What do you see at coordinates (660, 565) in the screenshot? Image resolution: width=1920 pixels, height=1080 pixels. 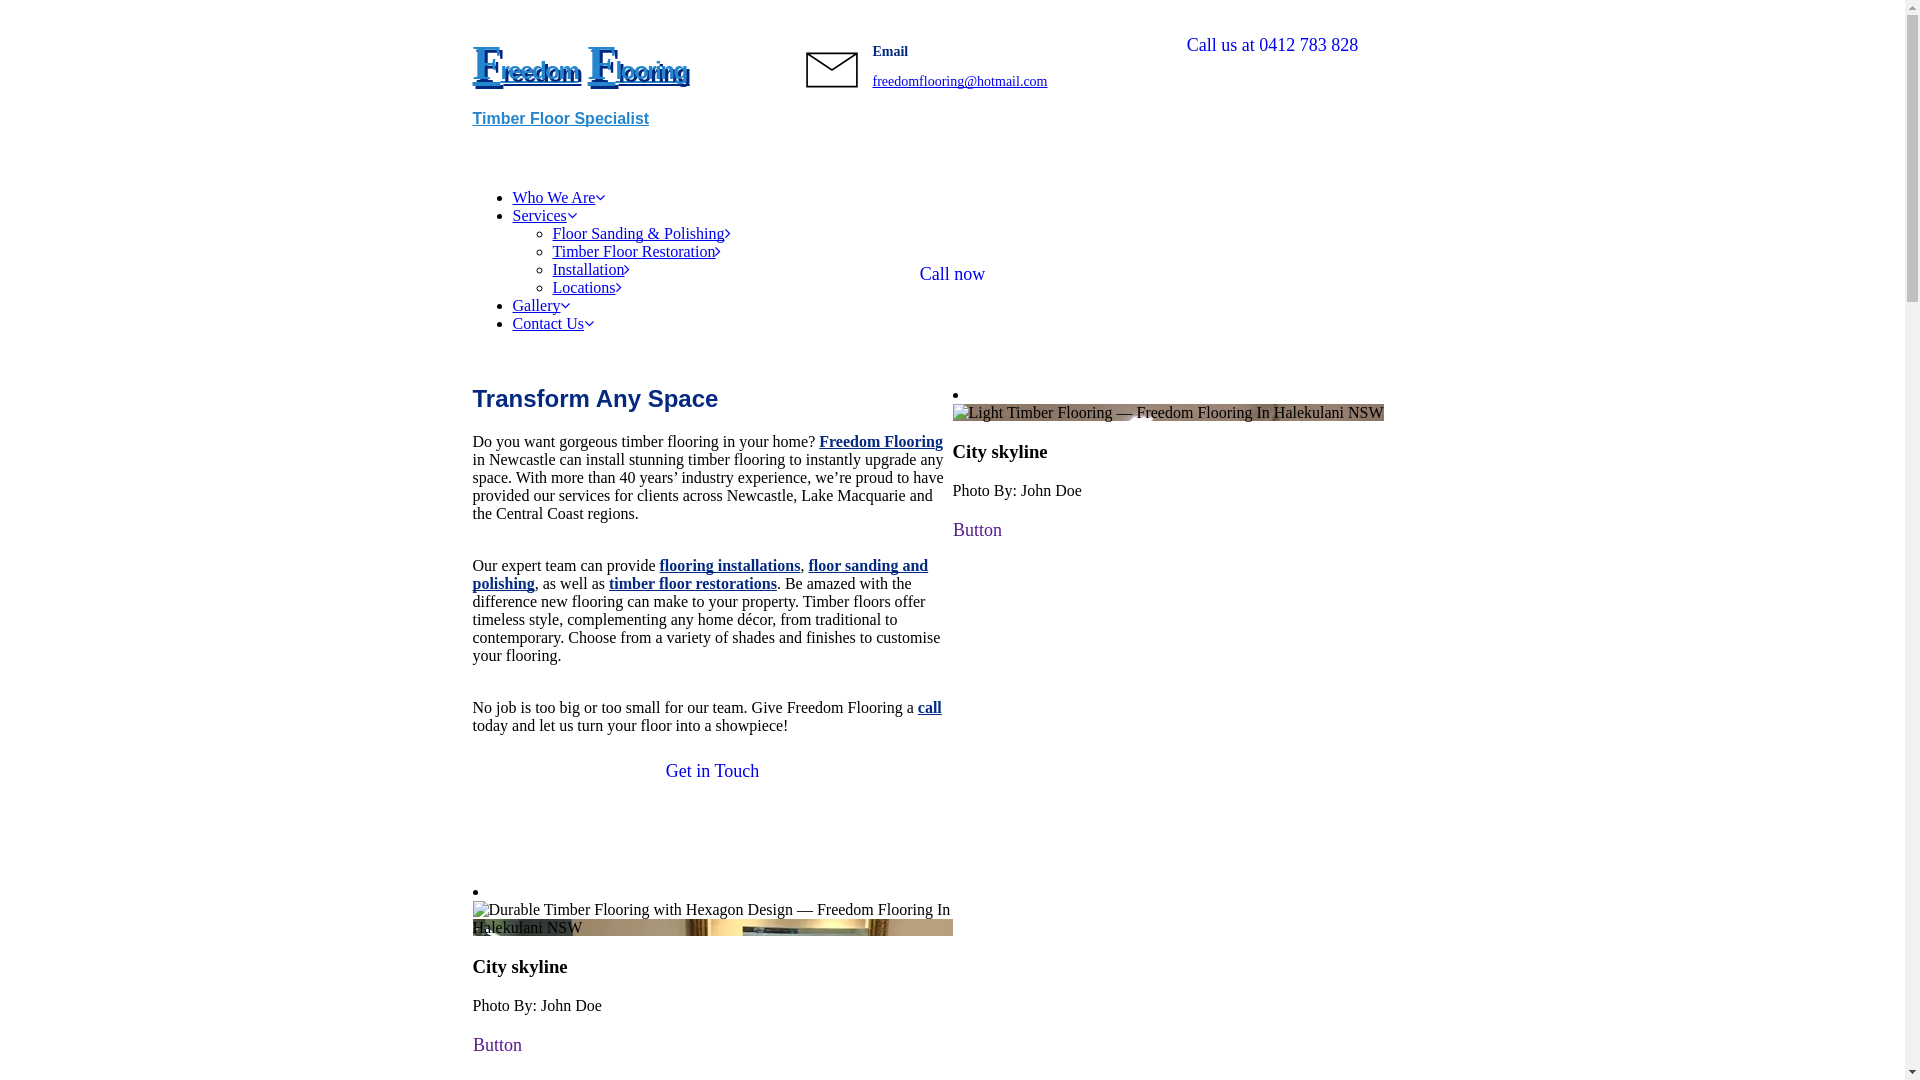 I see `'flooring installations'` at bounding box center [660, 565].